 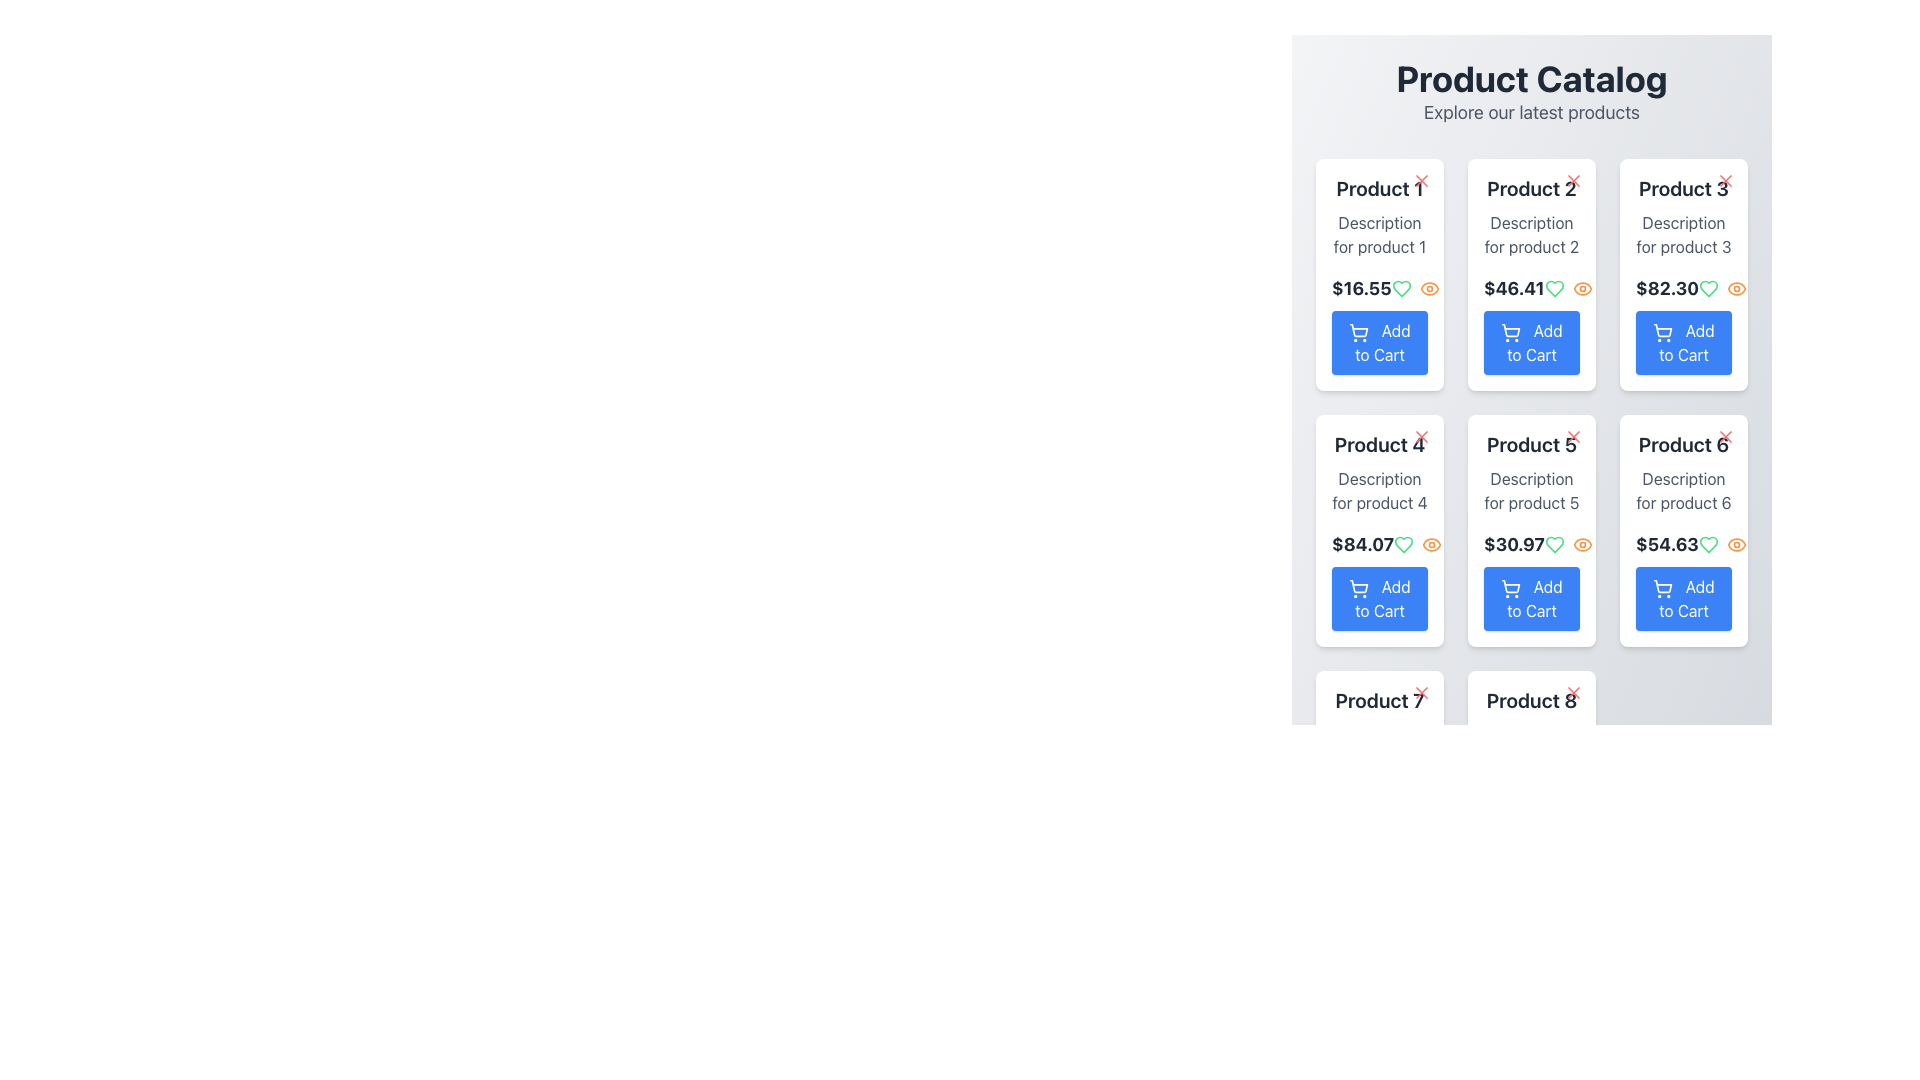 I want to click on the dismiss button located at the top-right corner of the card labeled 'Product 6', so click(x=1725, y=435).